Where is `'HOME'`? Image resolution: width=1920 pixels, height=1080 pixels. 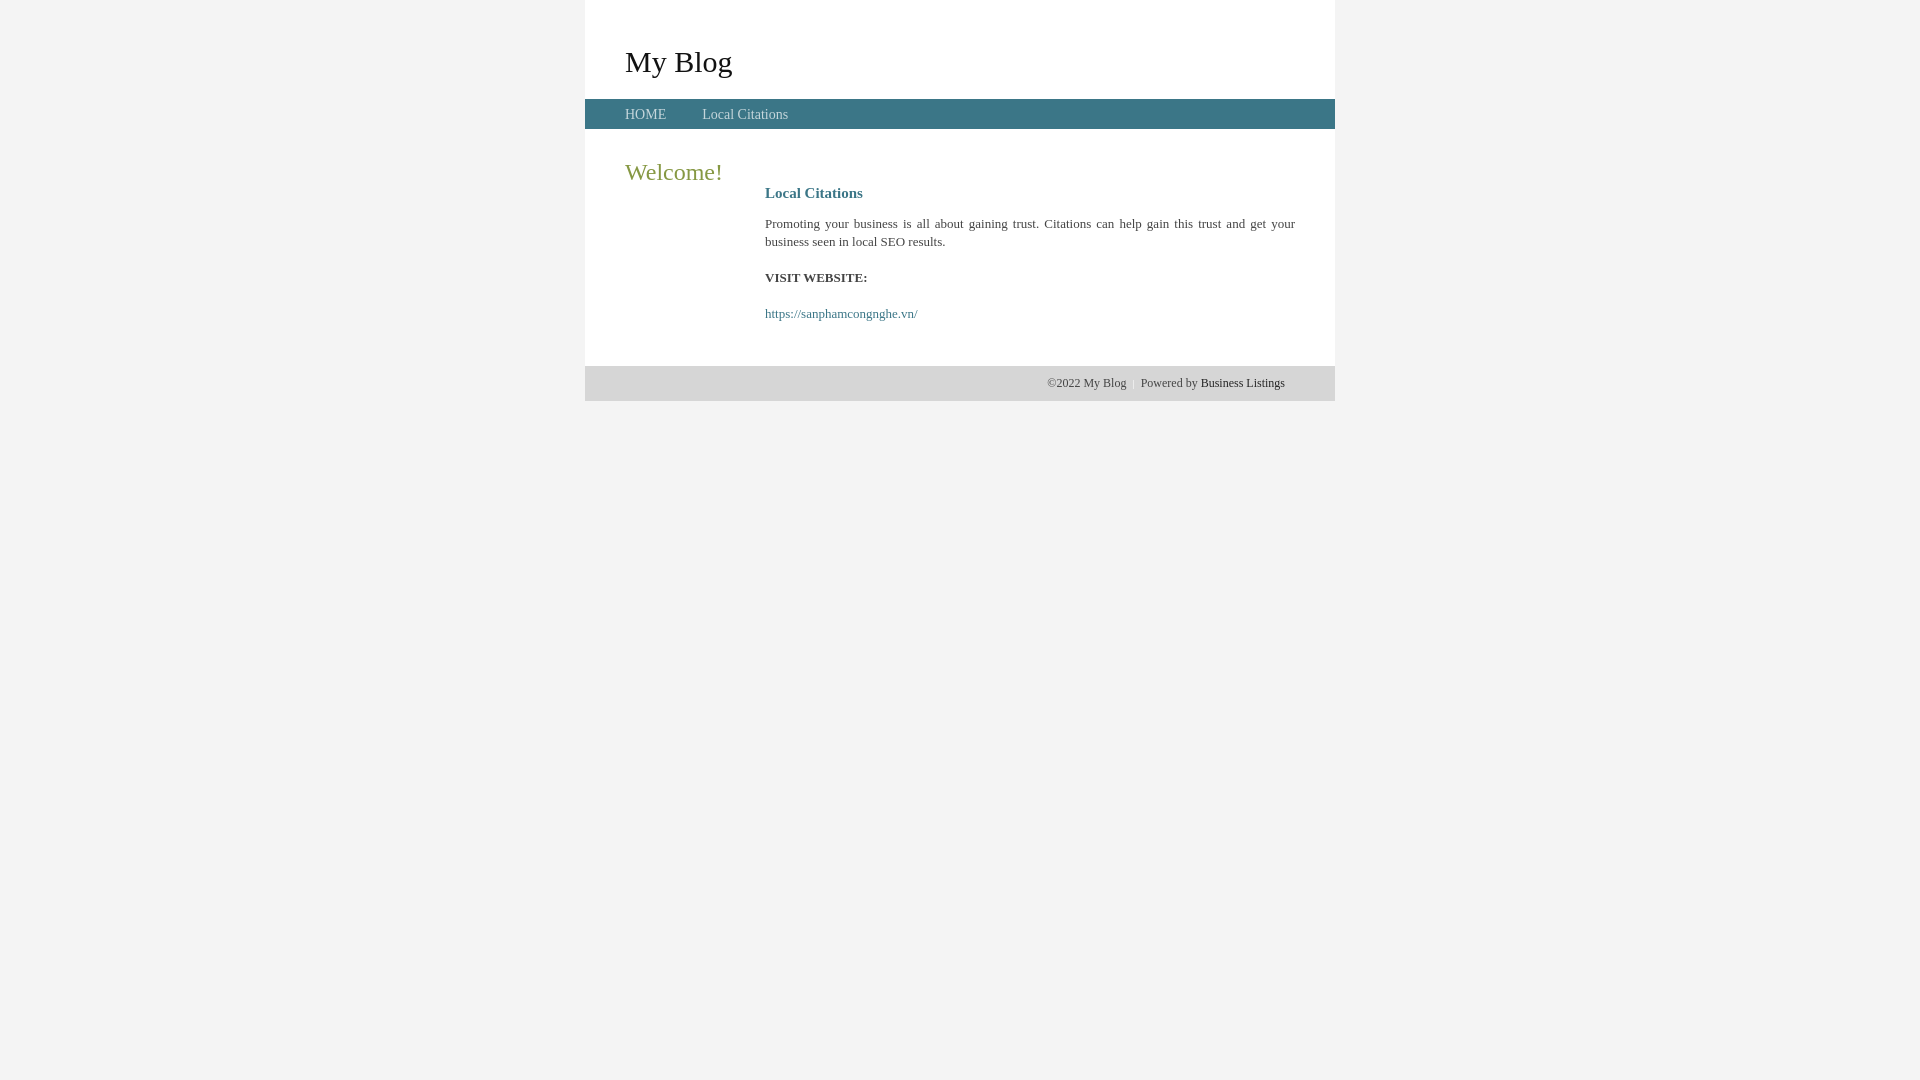 'HOME' is located at coordinates (645, 114).